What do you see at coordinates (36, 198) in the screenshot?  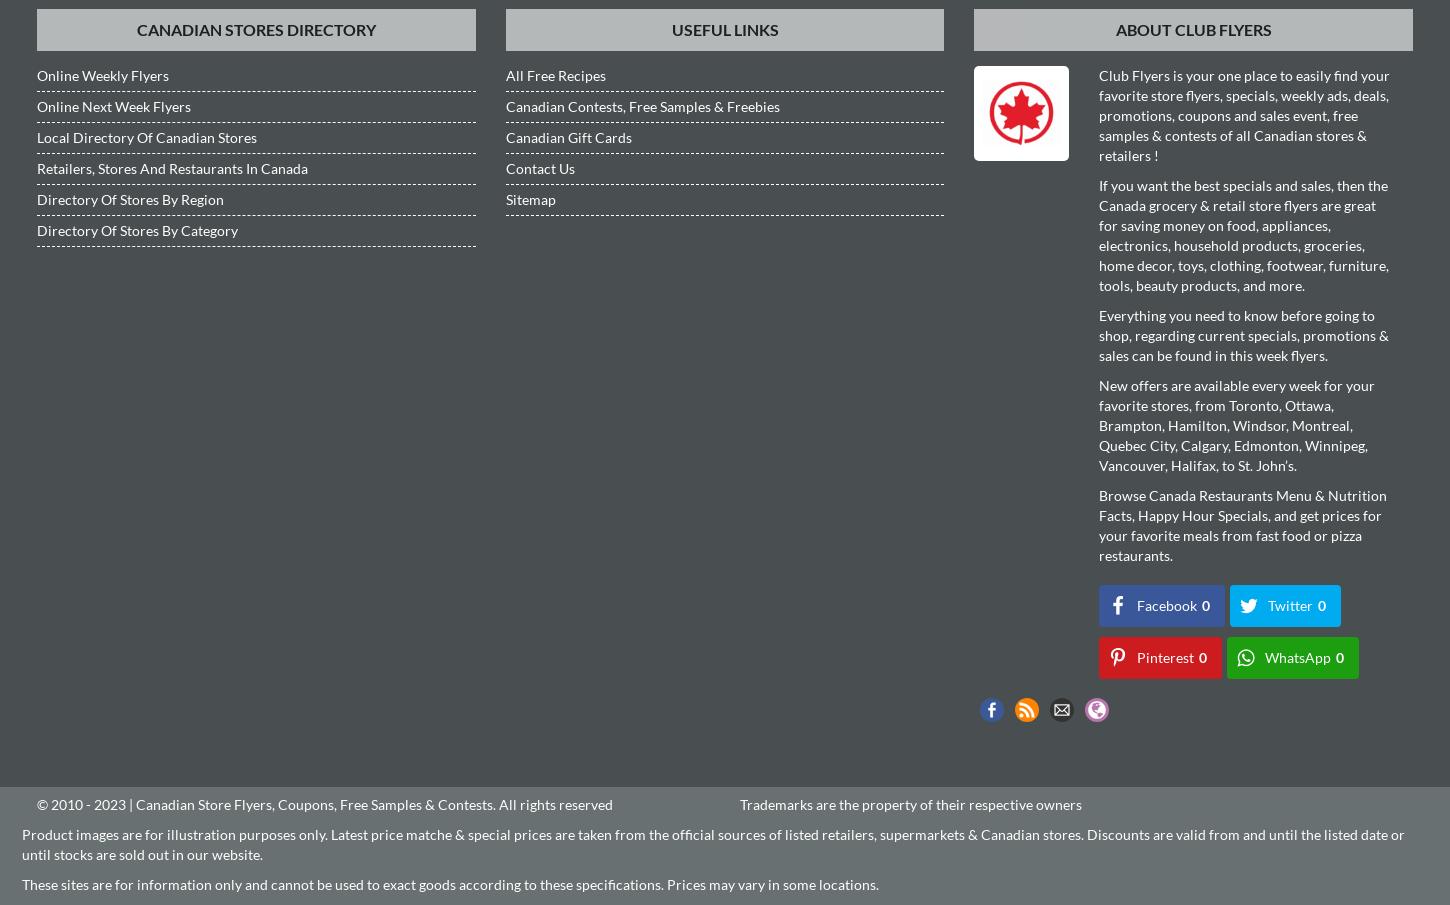 I see `'Directory Of Stores By Region'` at bounding box center [36, 198].